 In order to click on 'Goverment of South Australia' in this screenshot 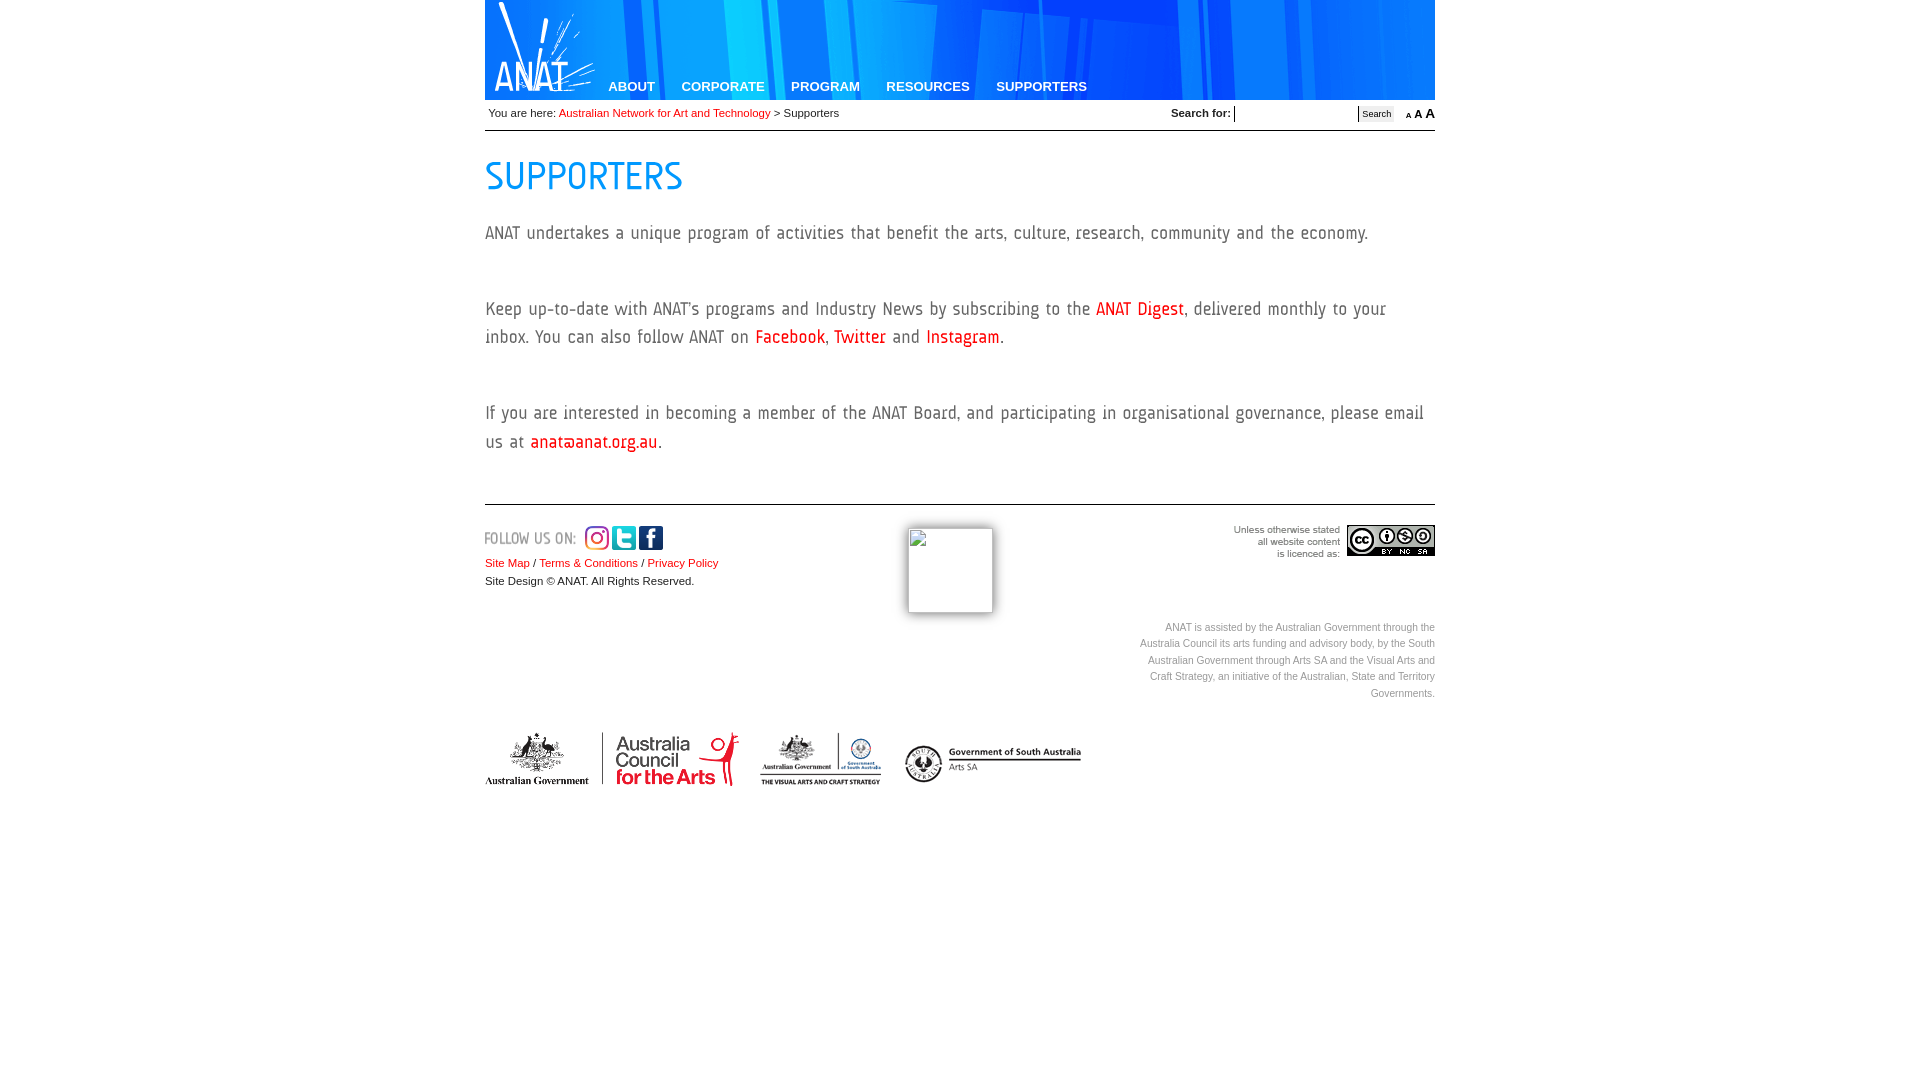, I will do `click(987, 759)`.